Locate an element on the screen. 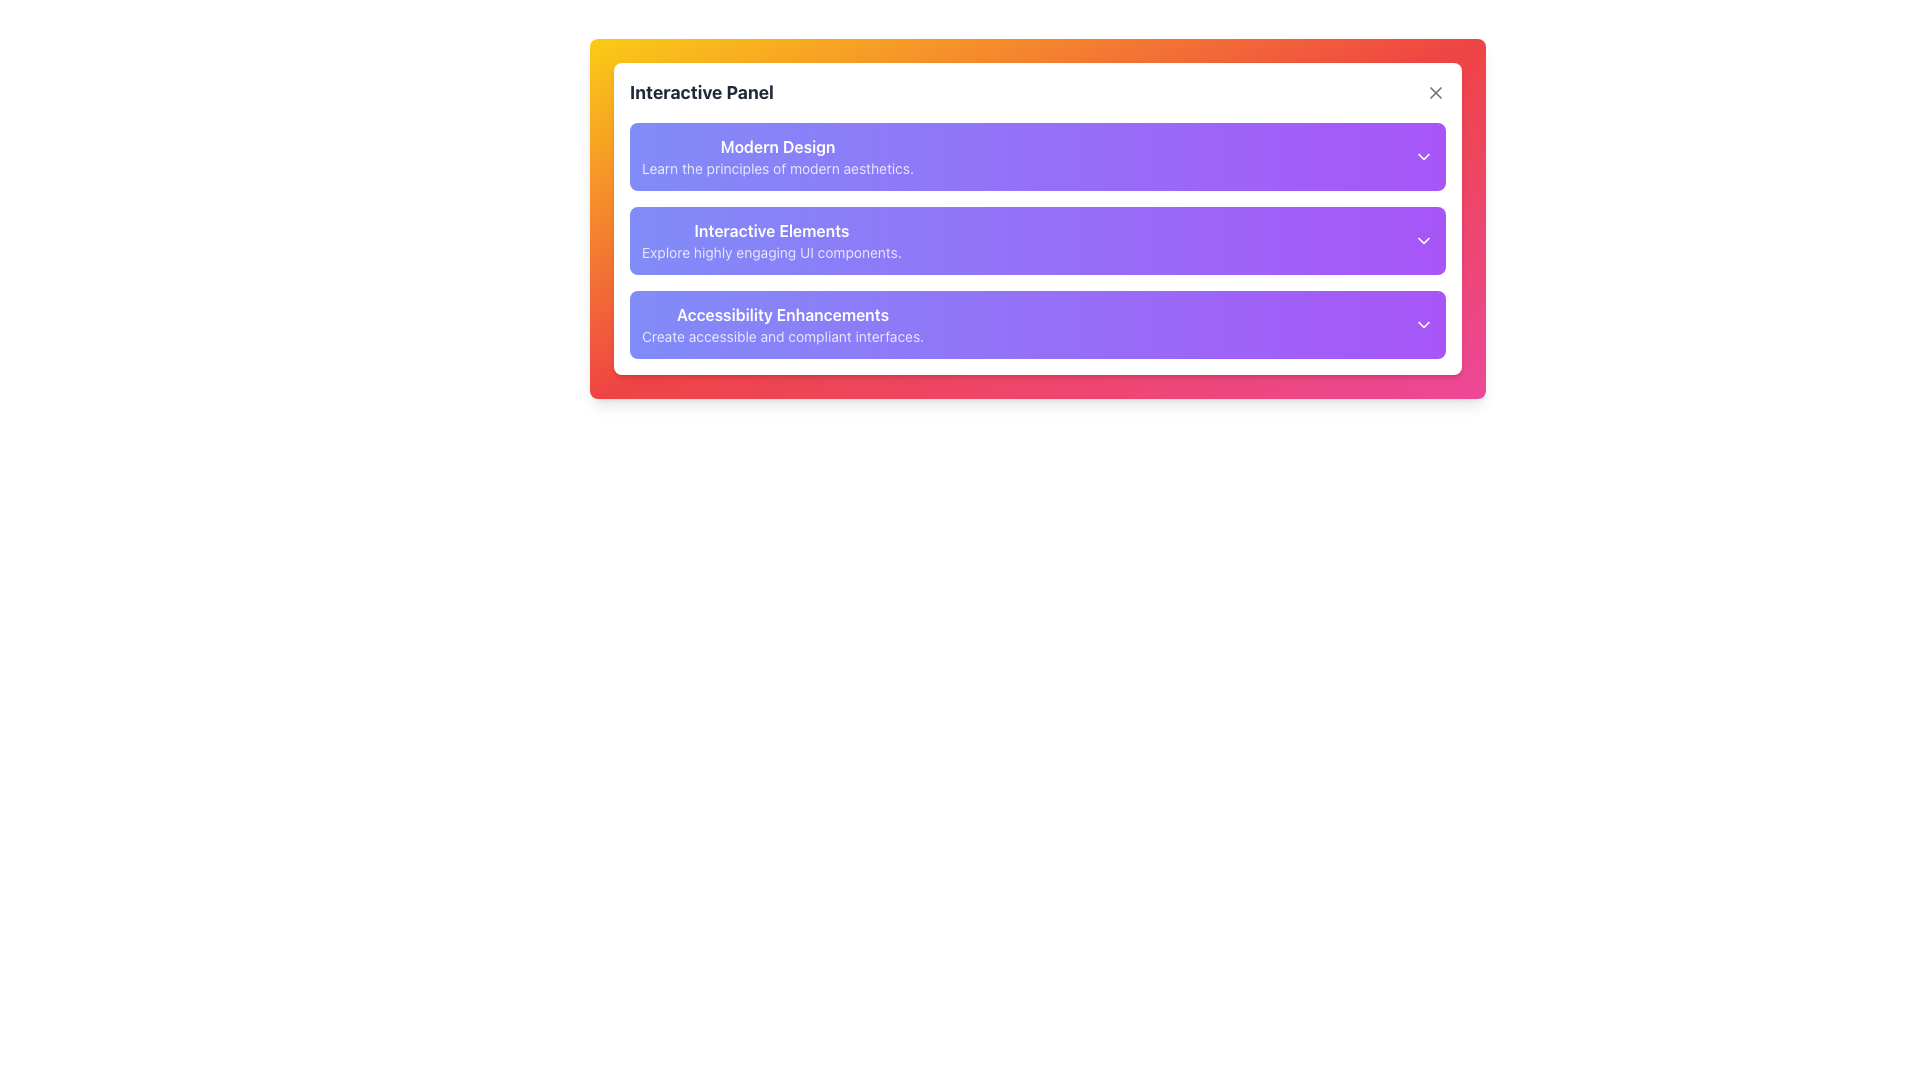  the Chevron Icon, a small, downward-pointing arrow styled in white on a purple background, located at the right end of the 'Accessibility Enhancements' section's title bar is located at coordinates (1423, 323).